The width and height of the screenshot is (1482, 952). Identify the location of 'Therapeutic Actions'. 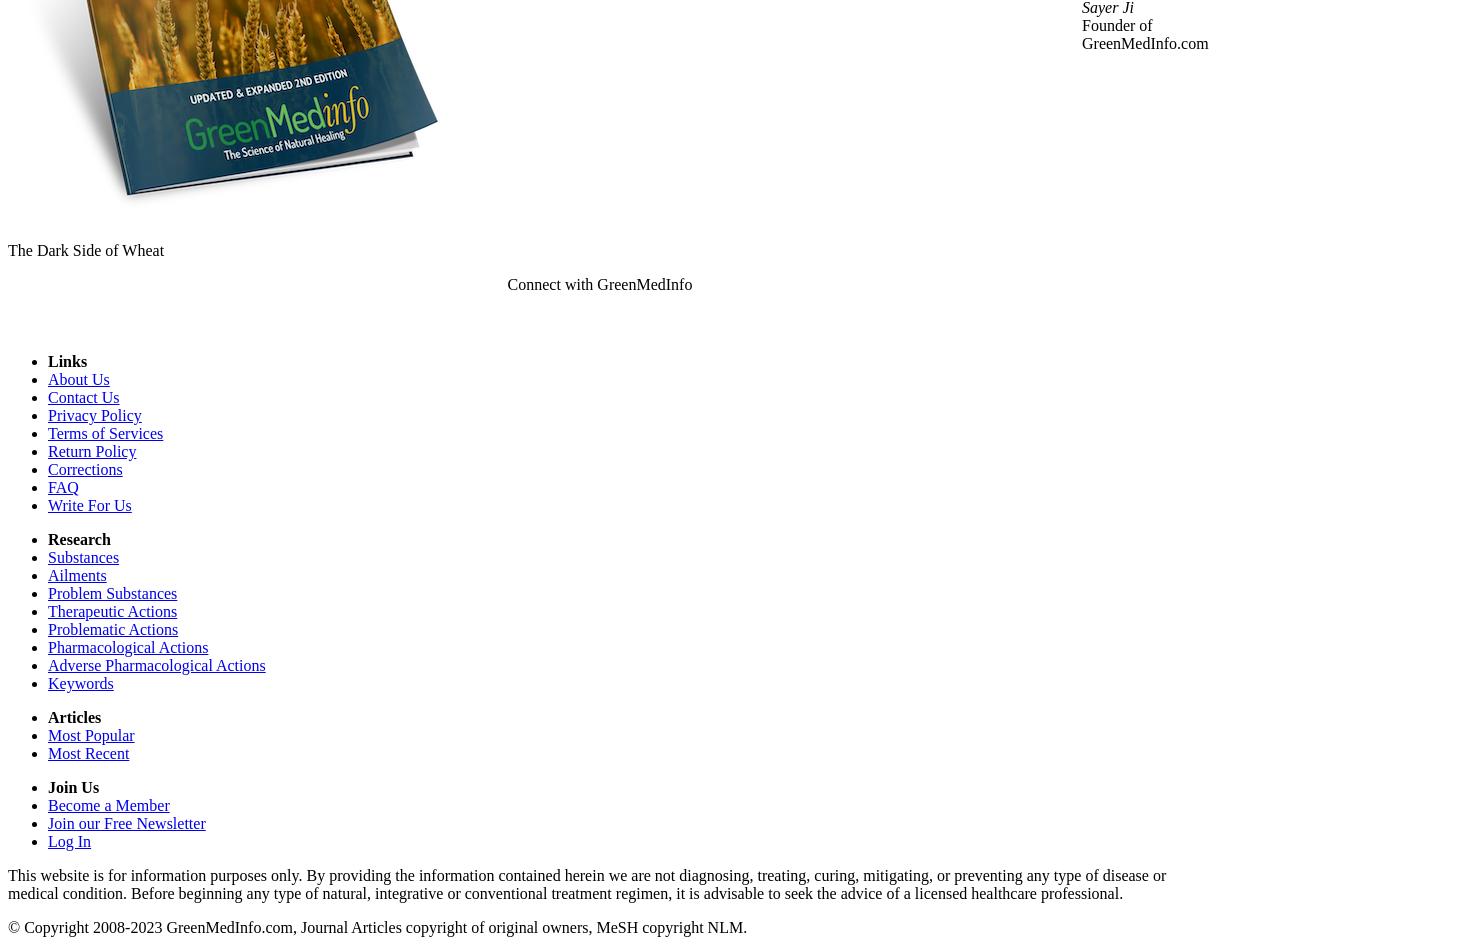
(112, 610).